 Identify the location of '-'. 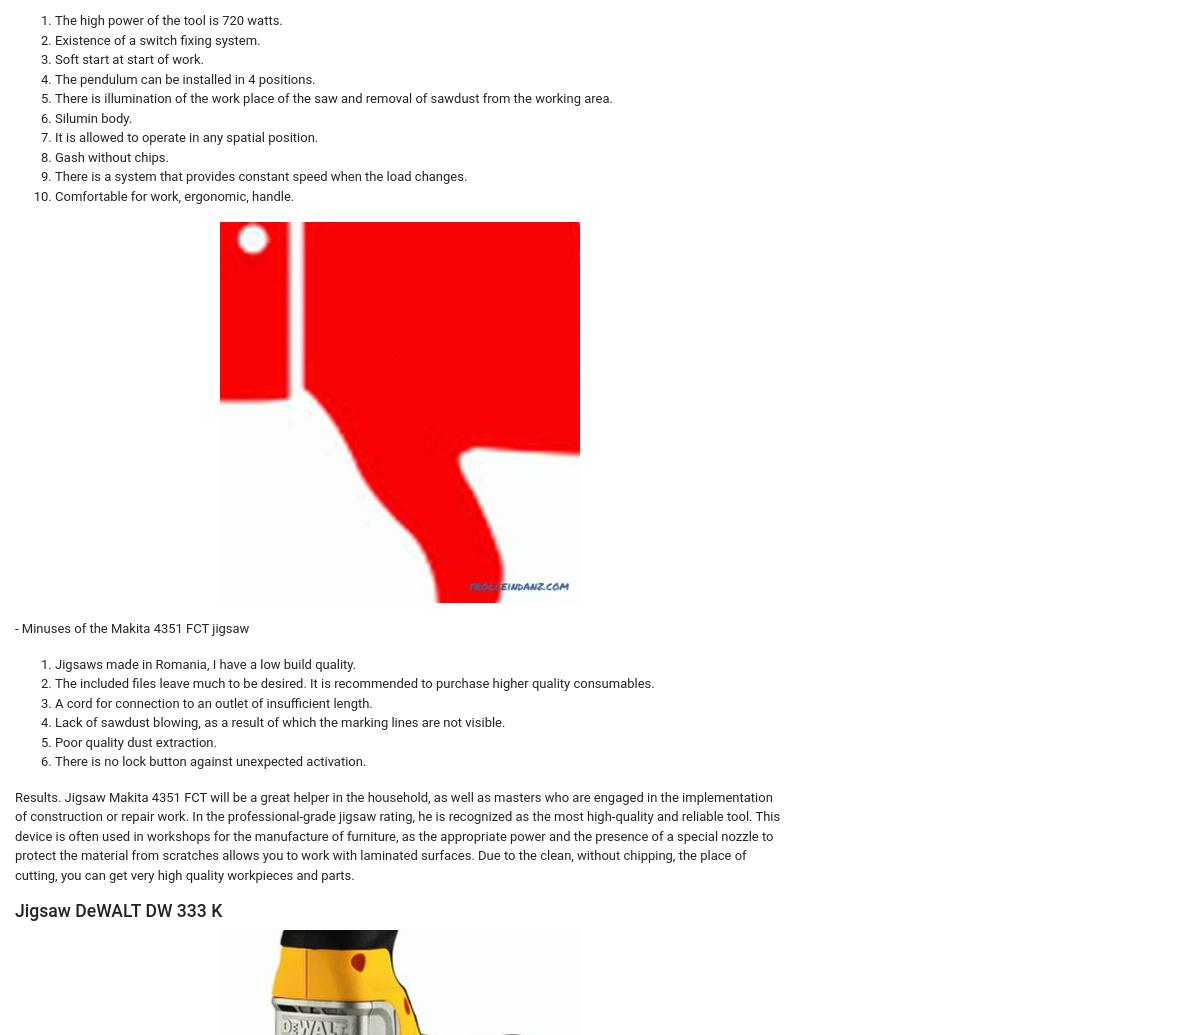
(18, 627).